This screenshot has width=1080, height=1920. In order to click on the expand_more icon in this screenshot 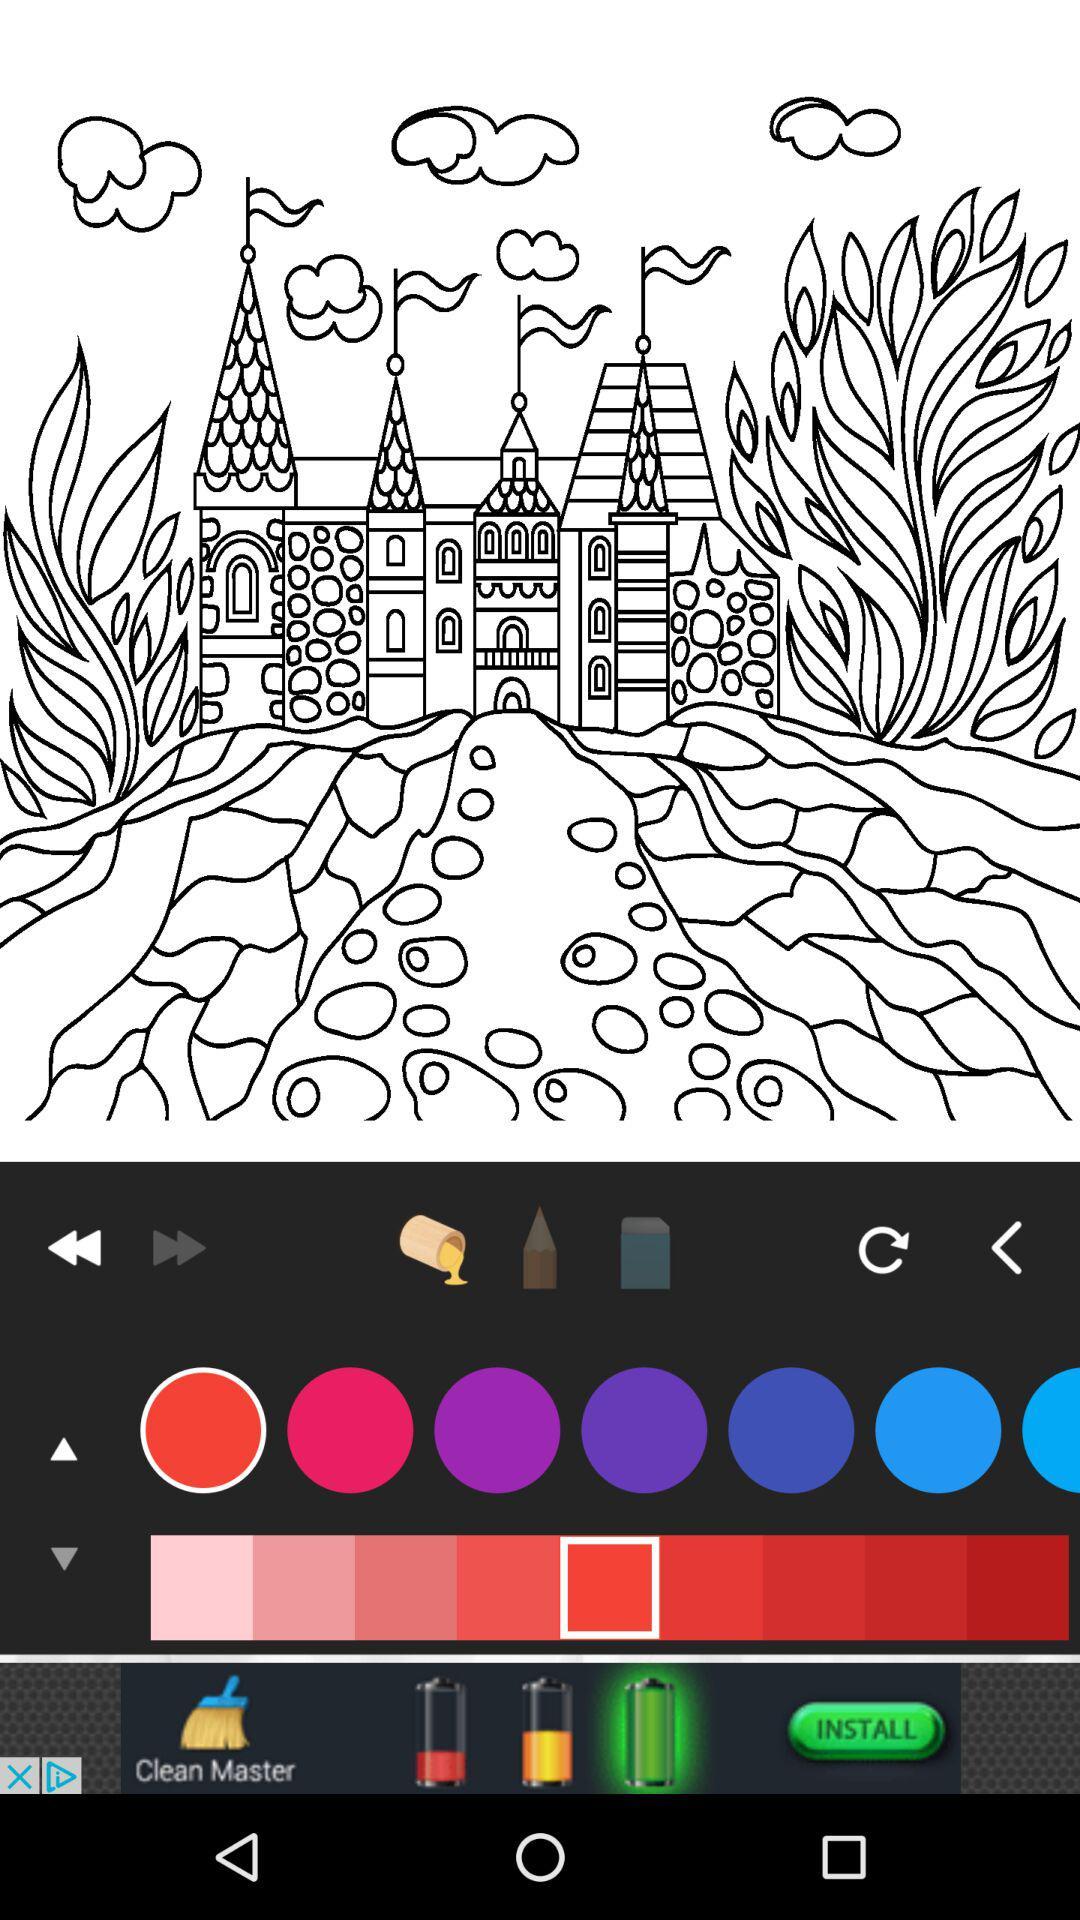, I will do `click(63, 1667)`.